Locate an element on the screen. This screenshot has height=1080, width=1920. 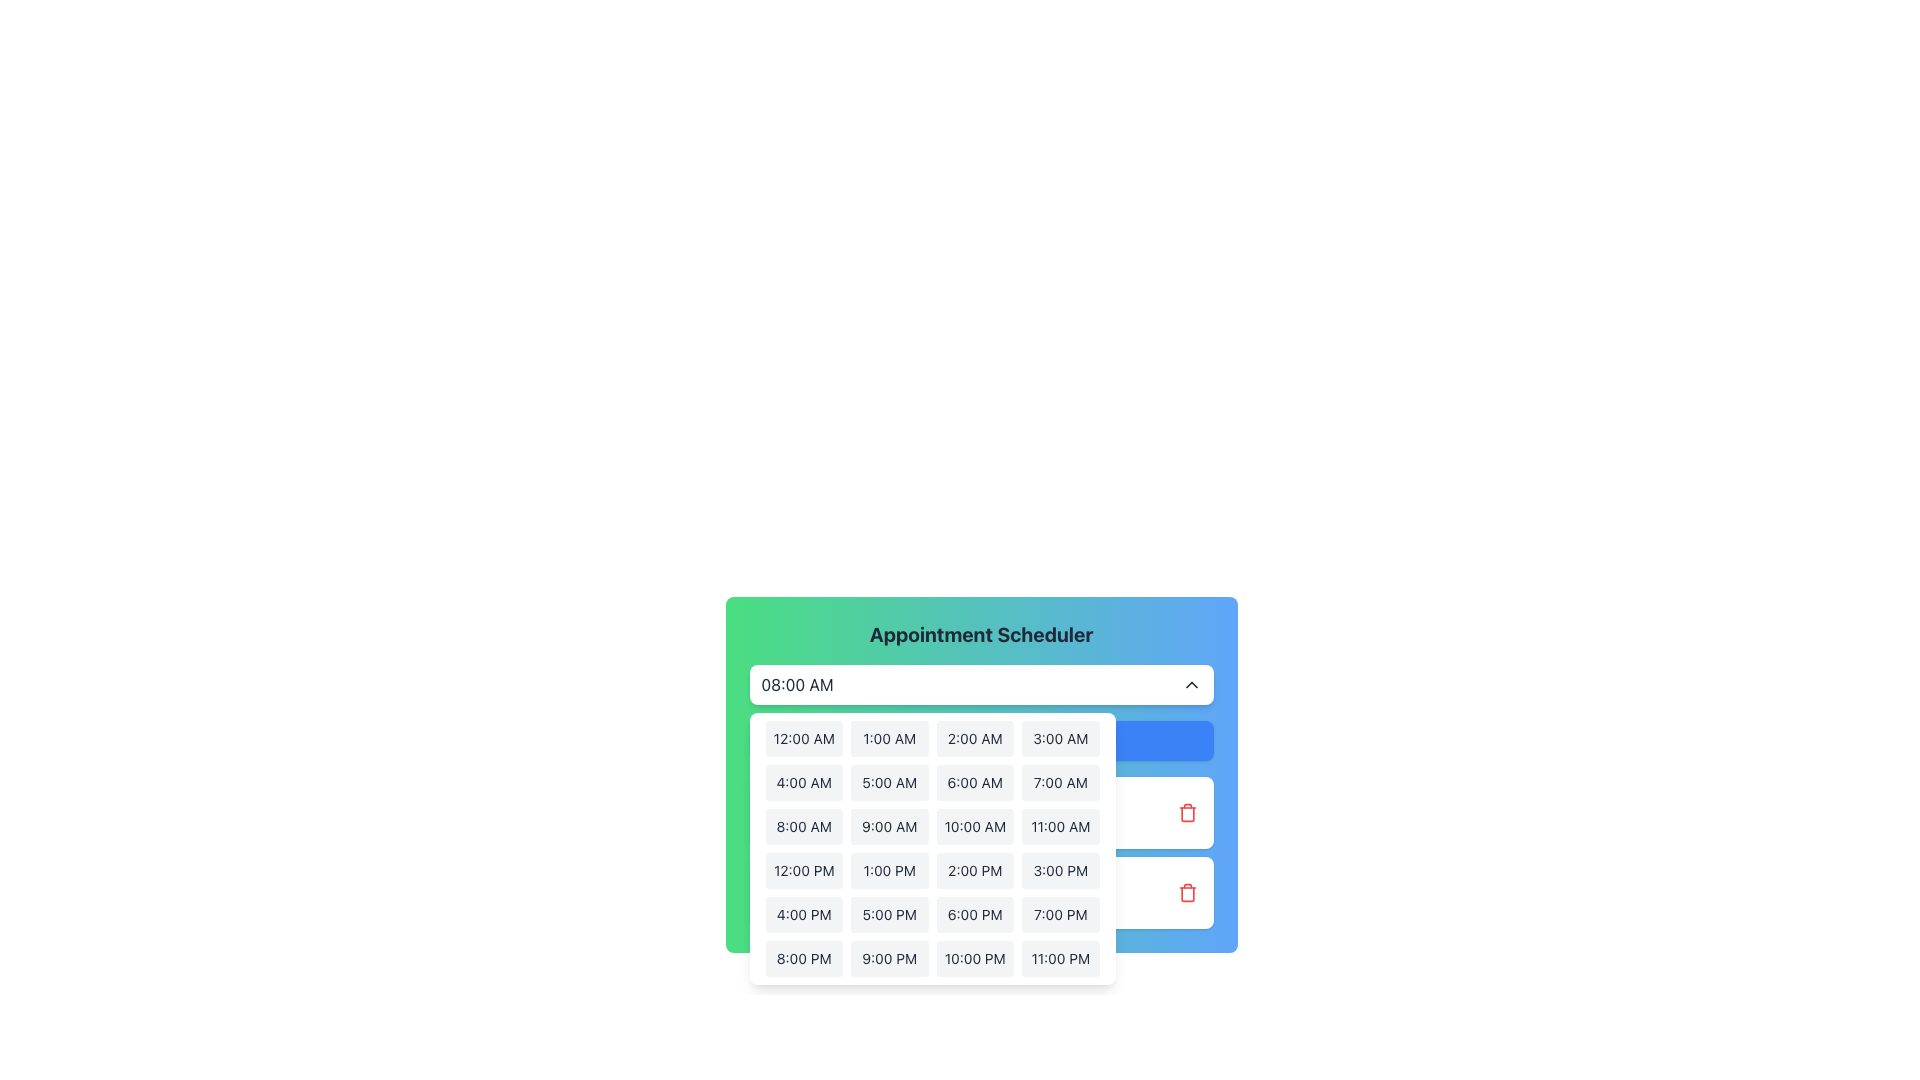
the first button in the fourth row of the time slot grid is located at coordinates (804, 870).